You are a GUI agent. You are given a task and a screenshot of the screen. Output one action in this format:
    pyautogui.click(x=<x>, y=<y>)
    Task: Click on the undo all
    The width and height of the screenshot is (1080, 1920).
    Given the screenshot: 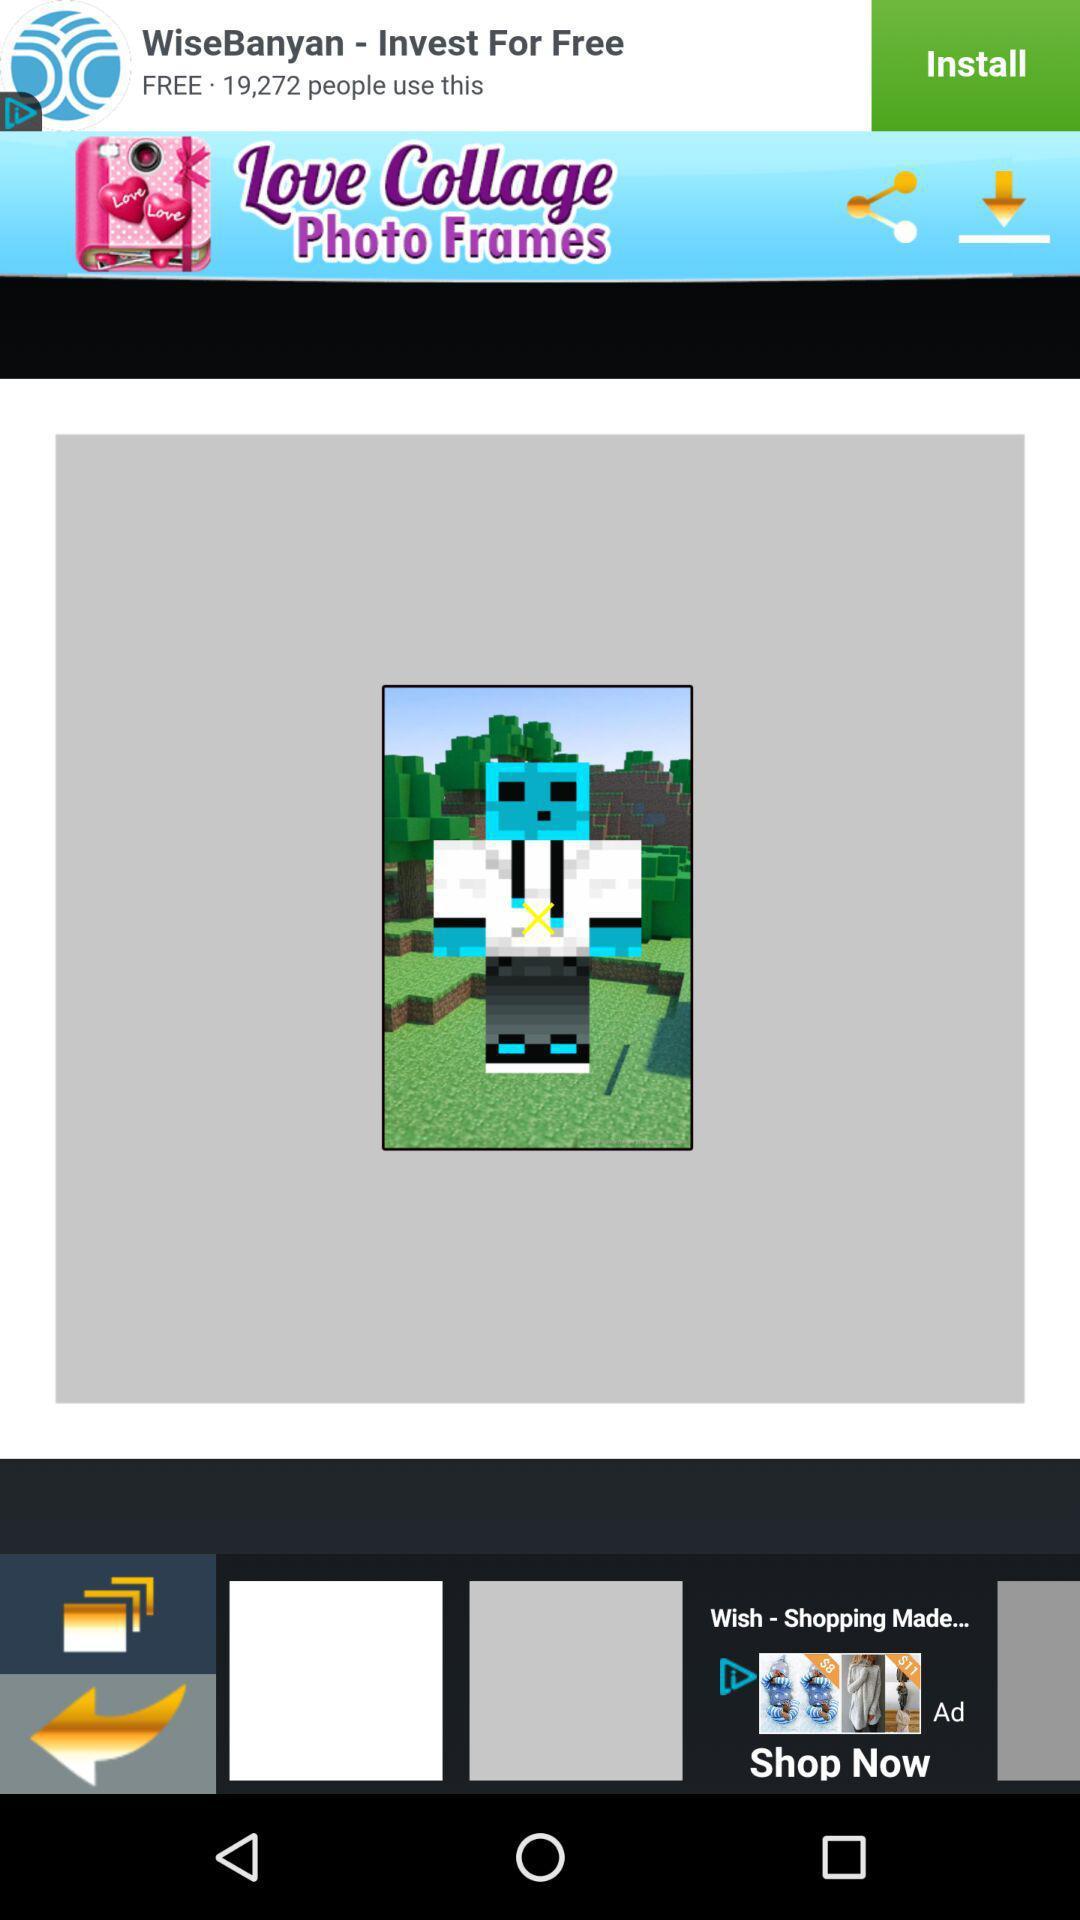 What is the action you would take?
    pyautogui.click(x=108, y=1732)
    